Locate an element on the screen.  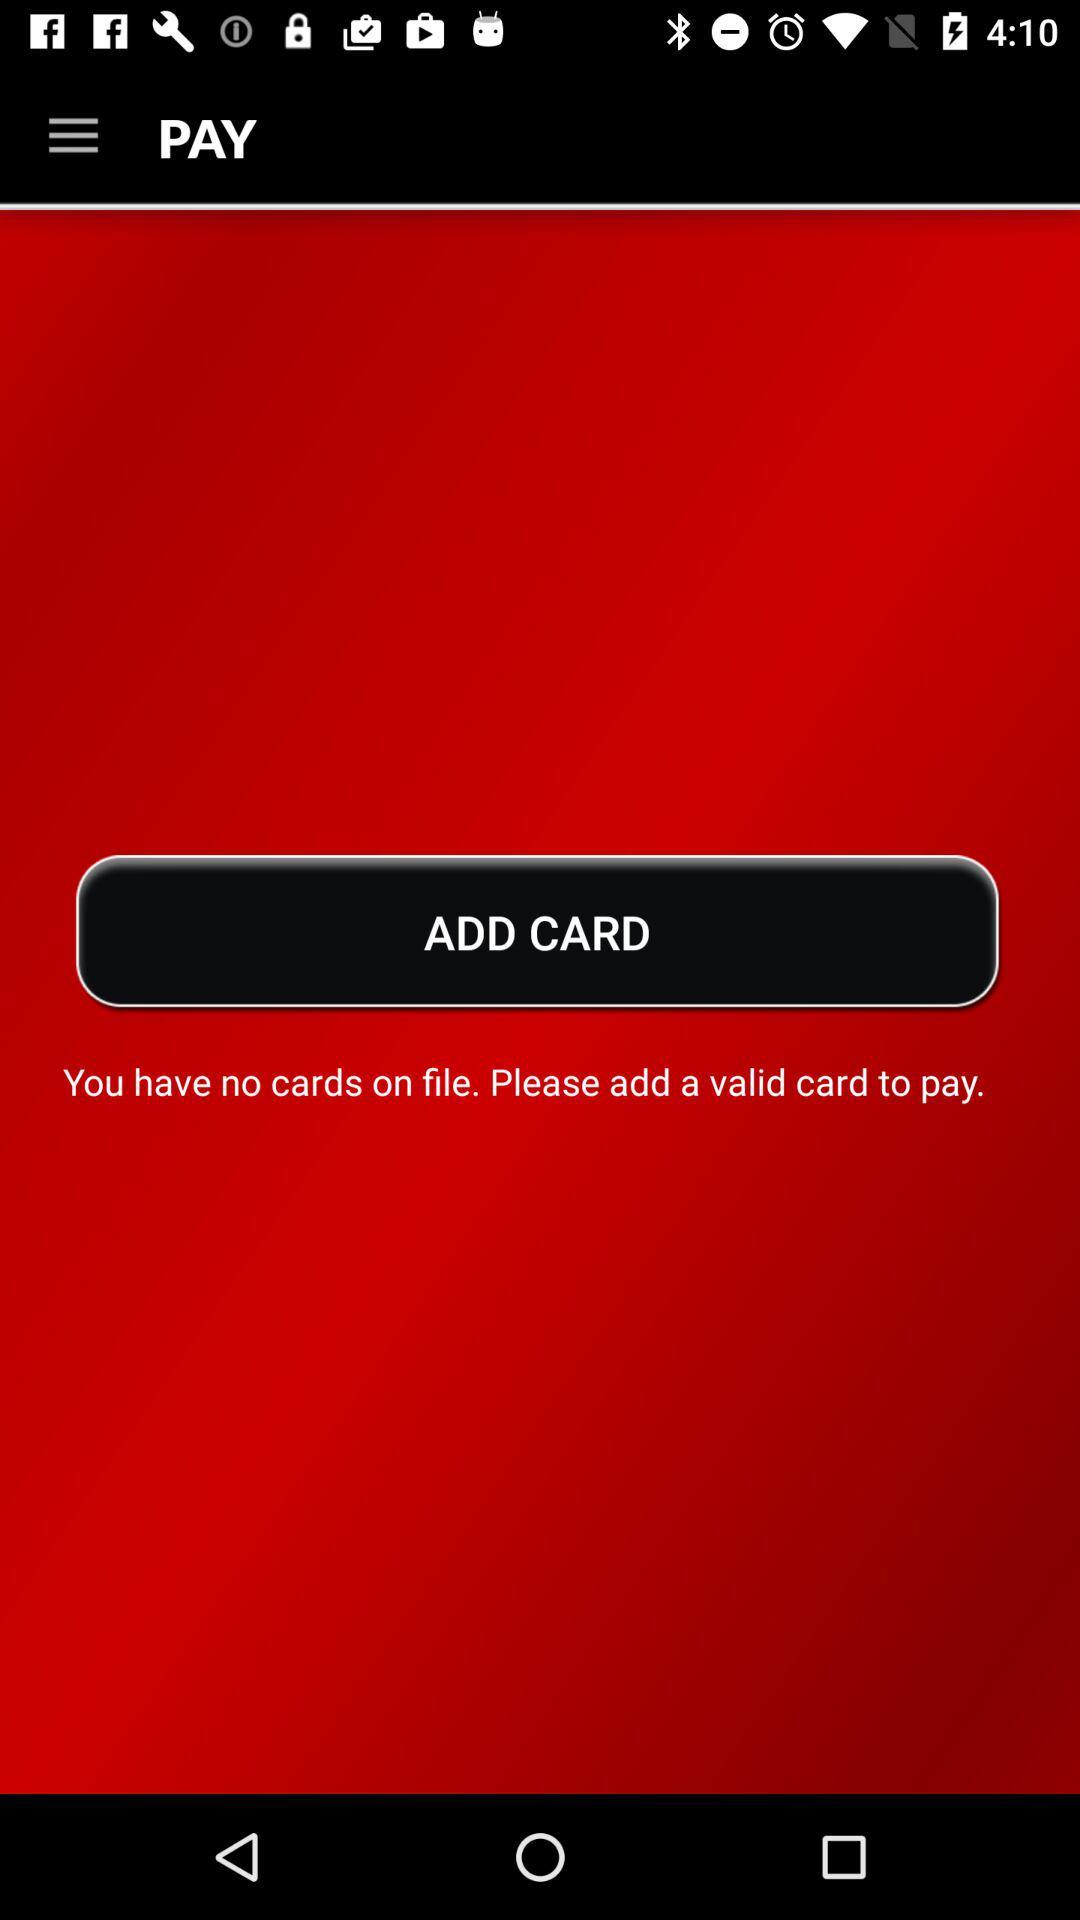
app next to pay is located at coordinates (72, 135).